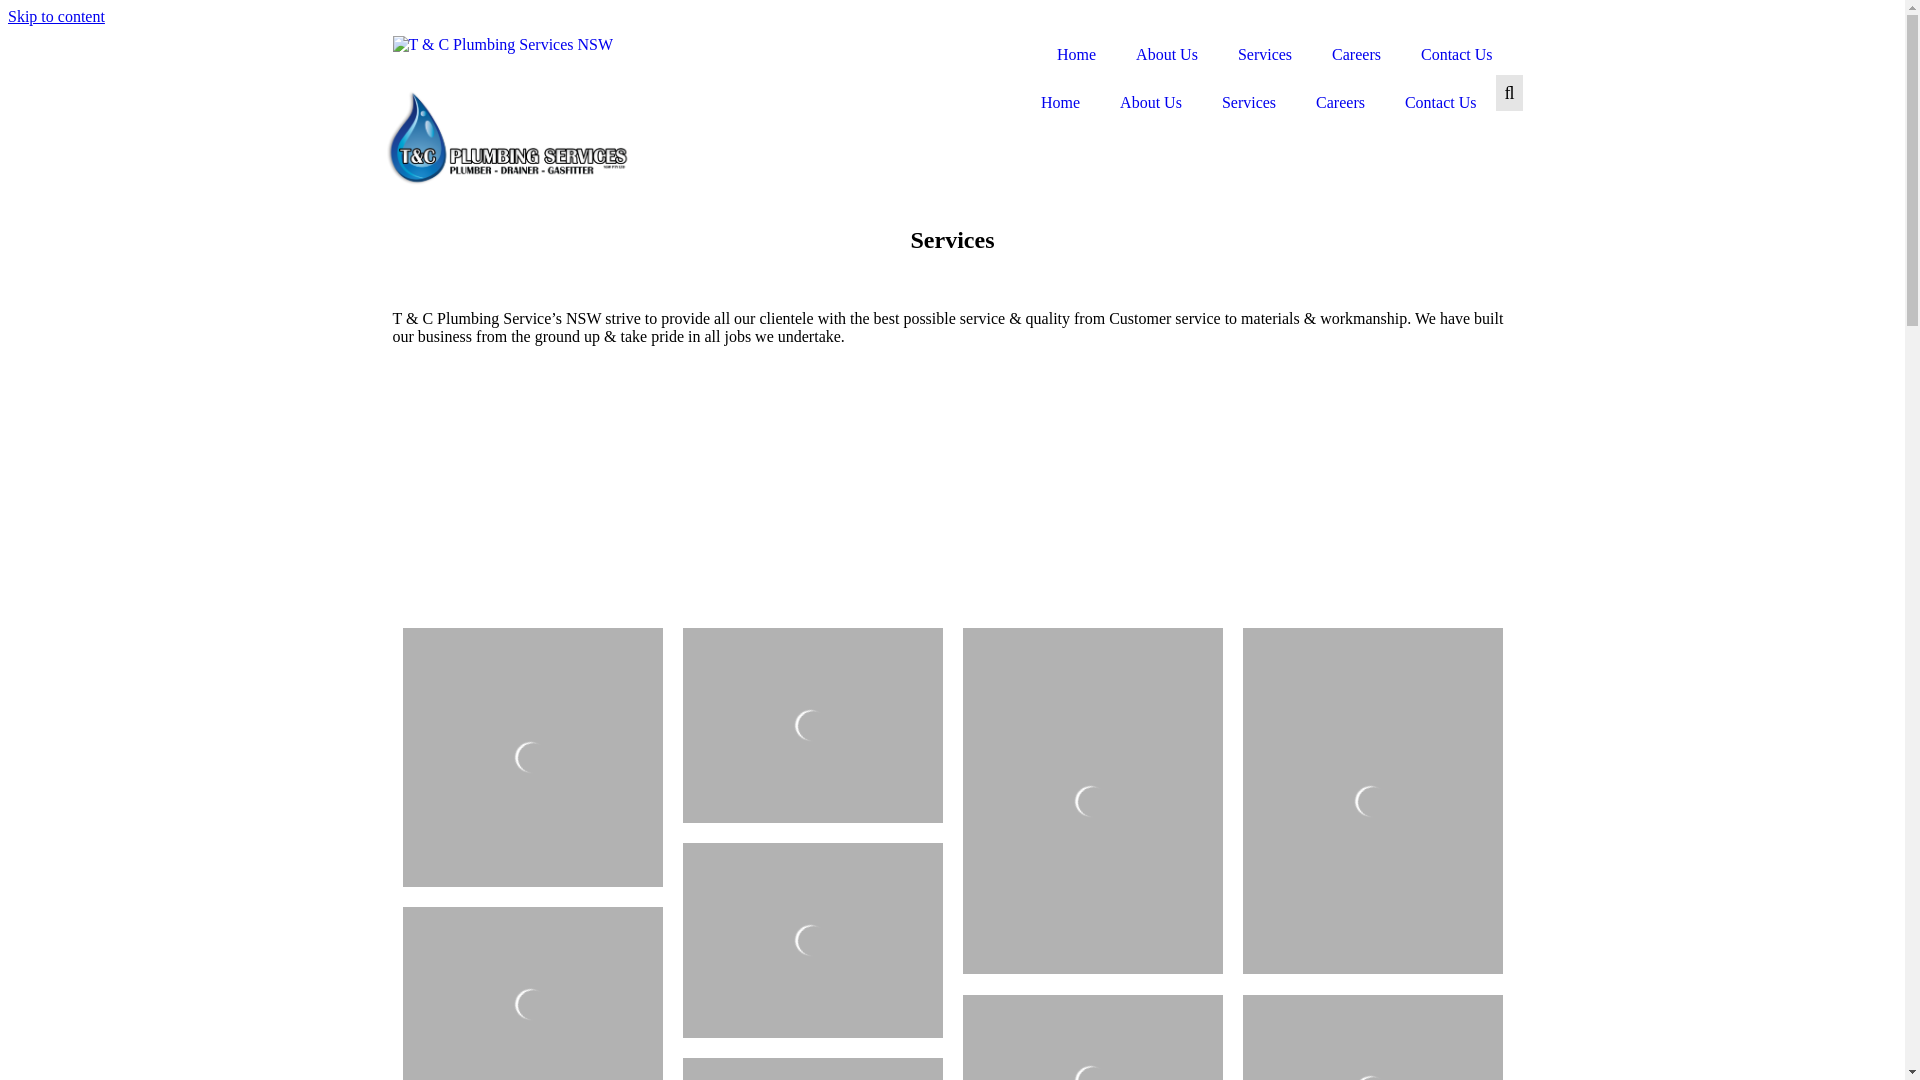 Image resolution: width=1920 pixels, height=1080 pixels. What do you see at coordinates (1247, 103) in the screenshot?
I see `'Services'` at bounding box center [1247, 103].